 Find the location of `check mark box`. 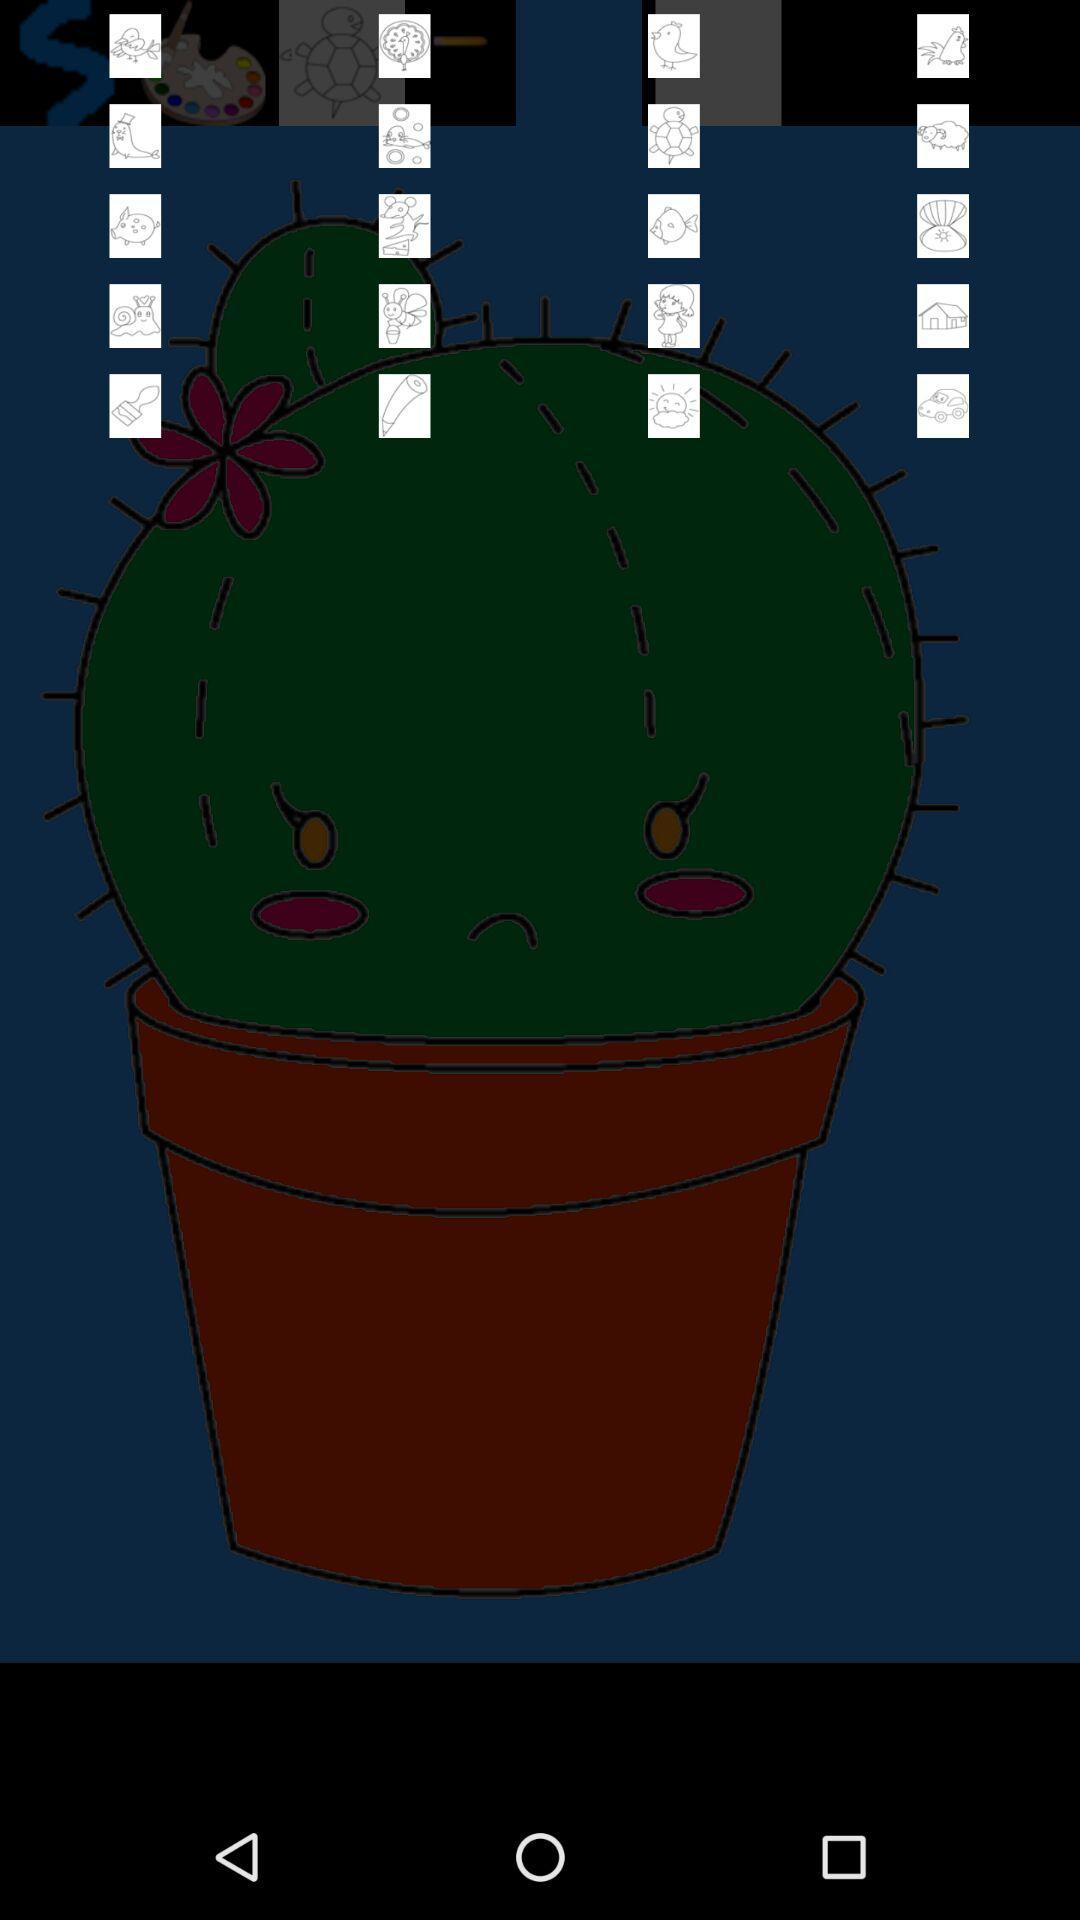

check mark box is located at coordinates (943, 226).